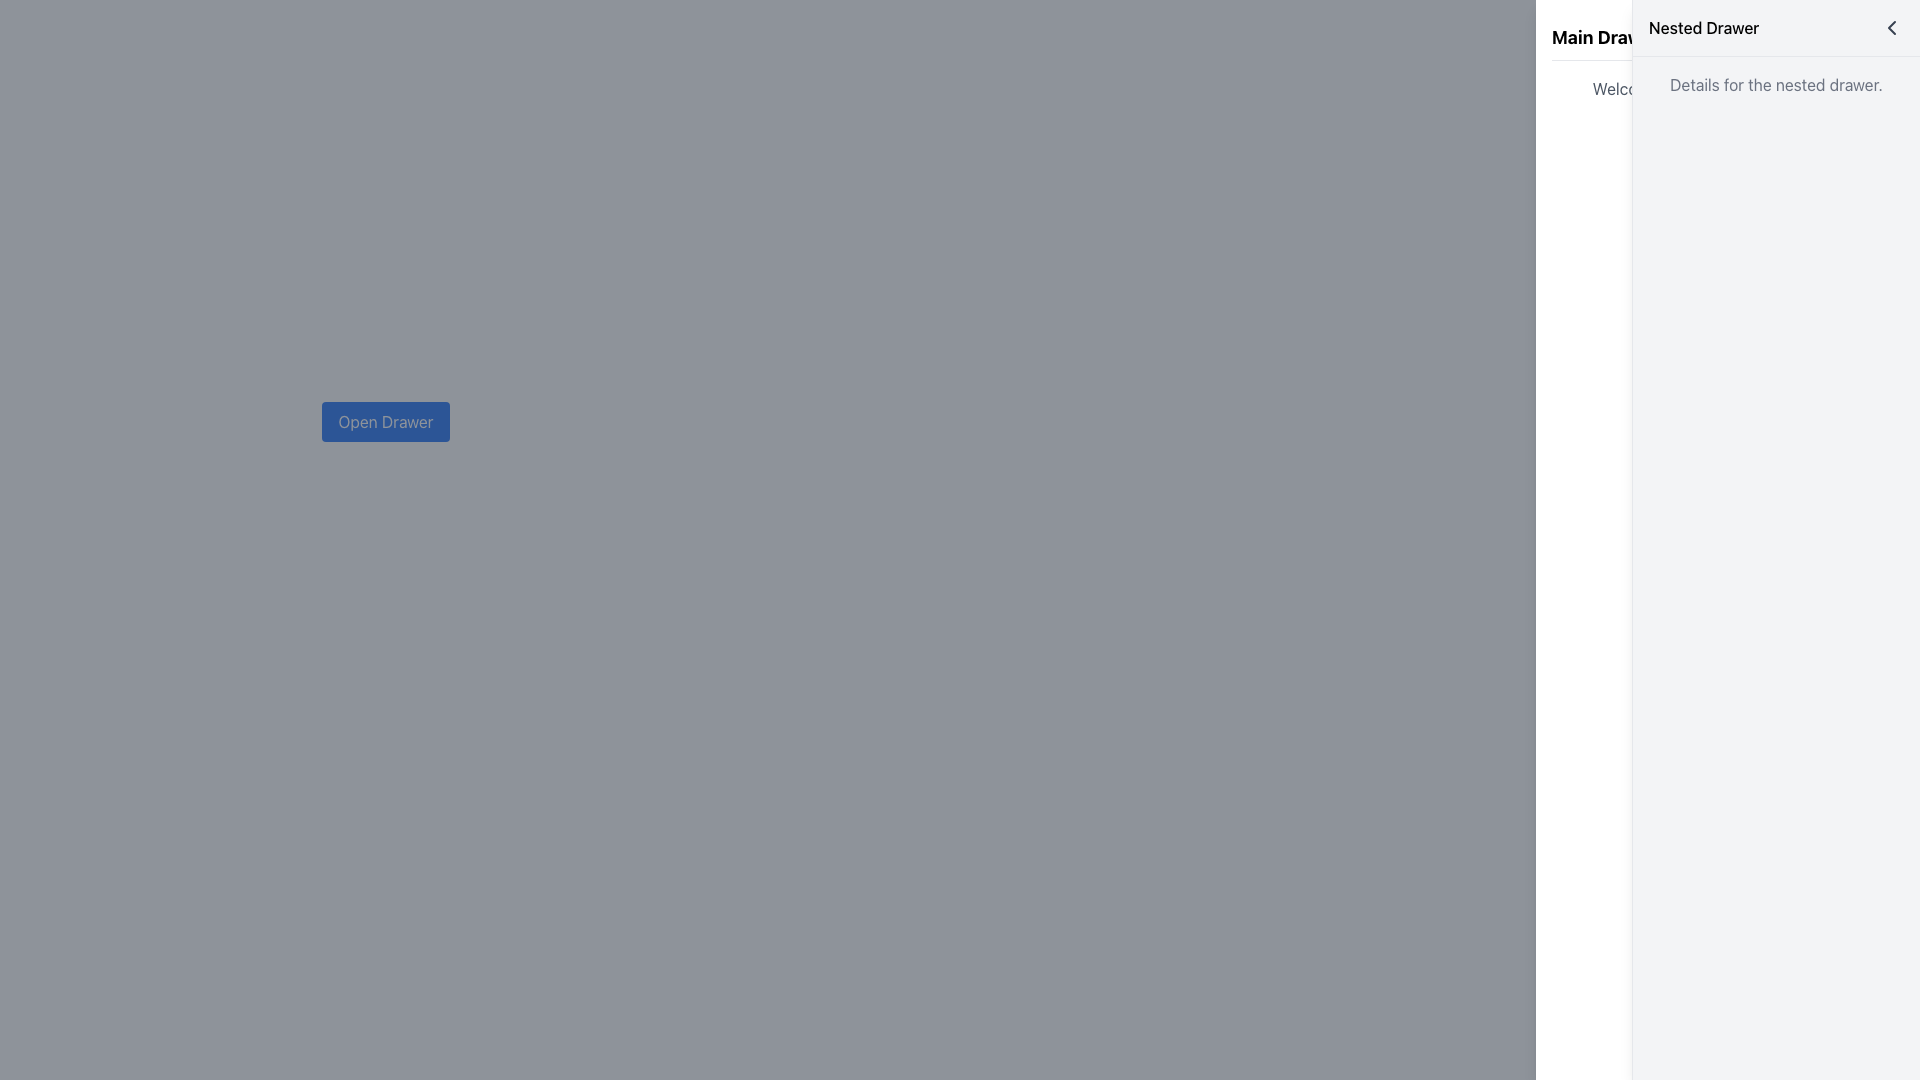  What do you see at coordinates (1890, 38) in the screenshot?
I see `the close button located at the upper right corner of the drawer modal` at bounding box center [1890, 38].